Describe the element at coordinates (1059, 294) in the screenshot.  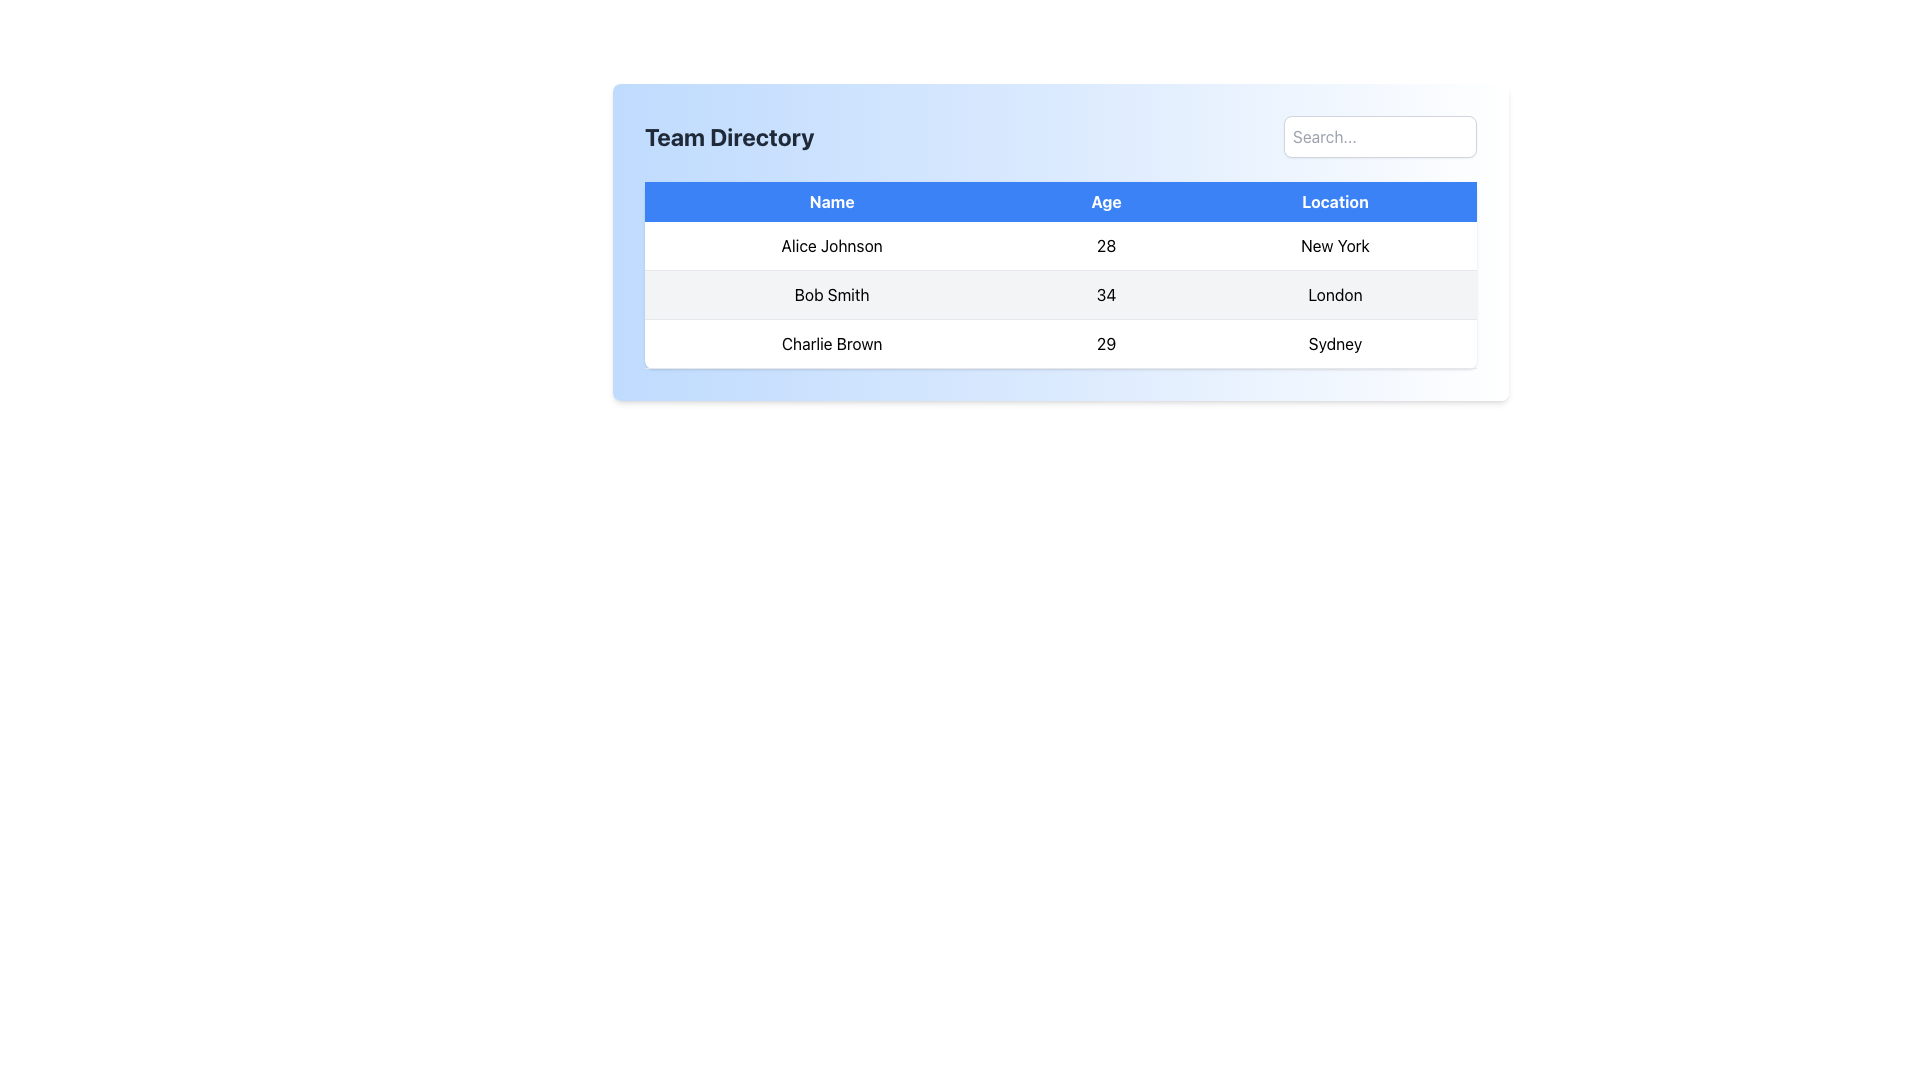
I see `the second row of the table displaying data for 'Bob Smith' to highlight details` at that location.